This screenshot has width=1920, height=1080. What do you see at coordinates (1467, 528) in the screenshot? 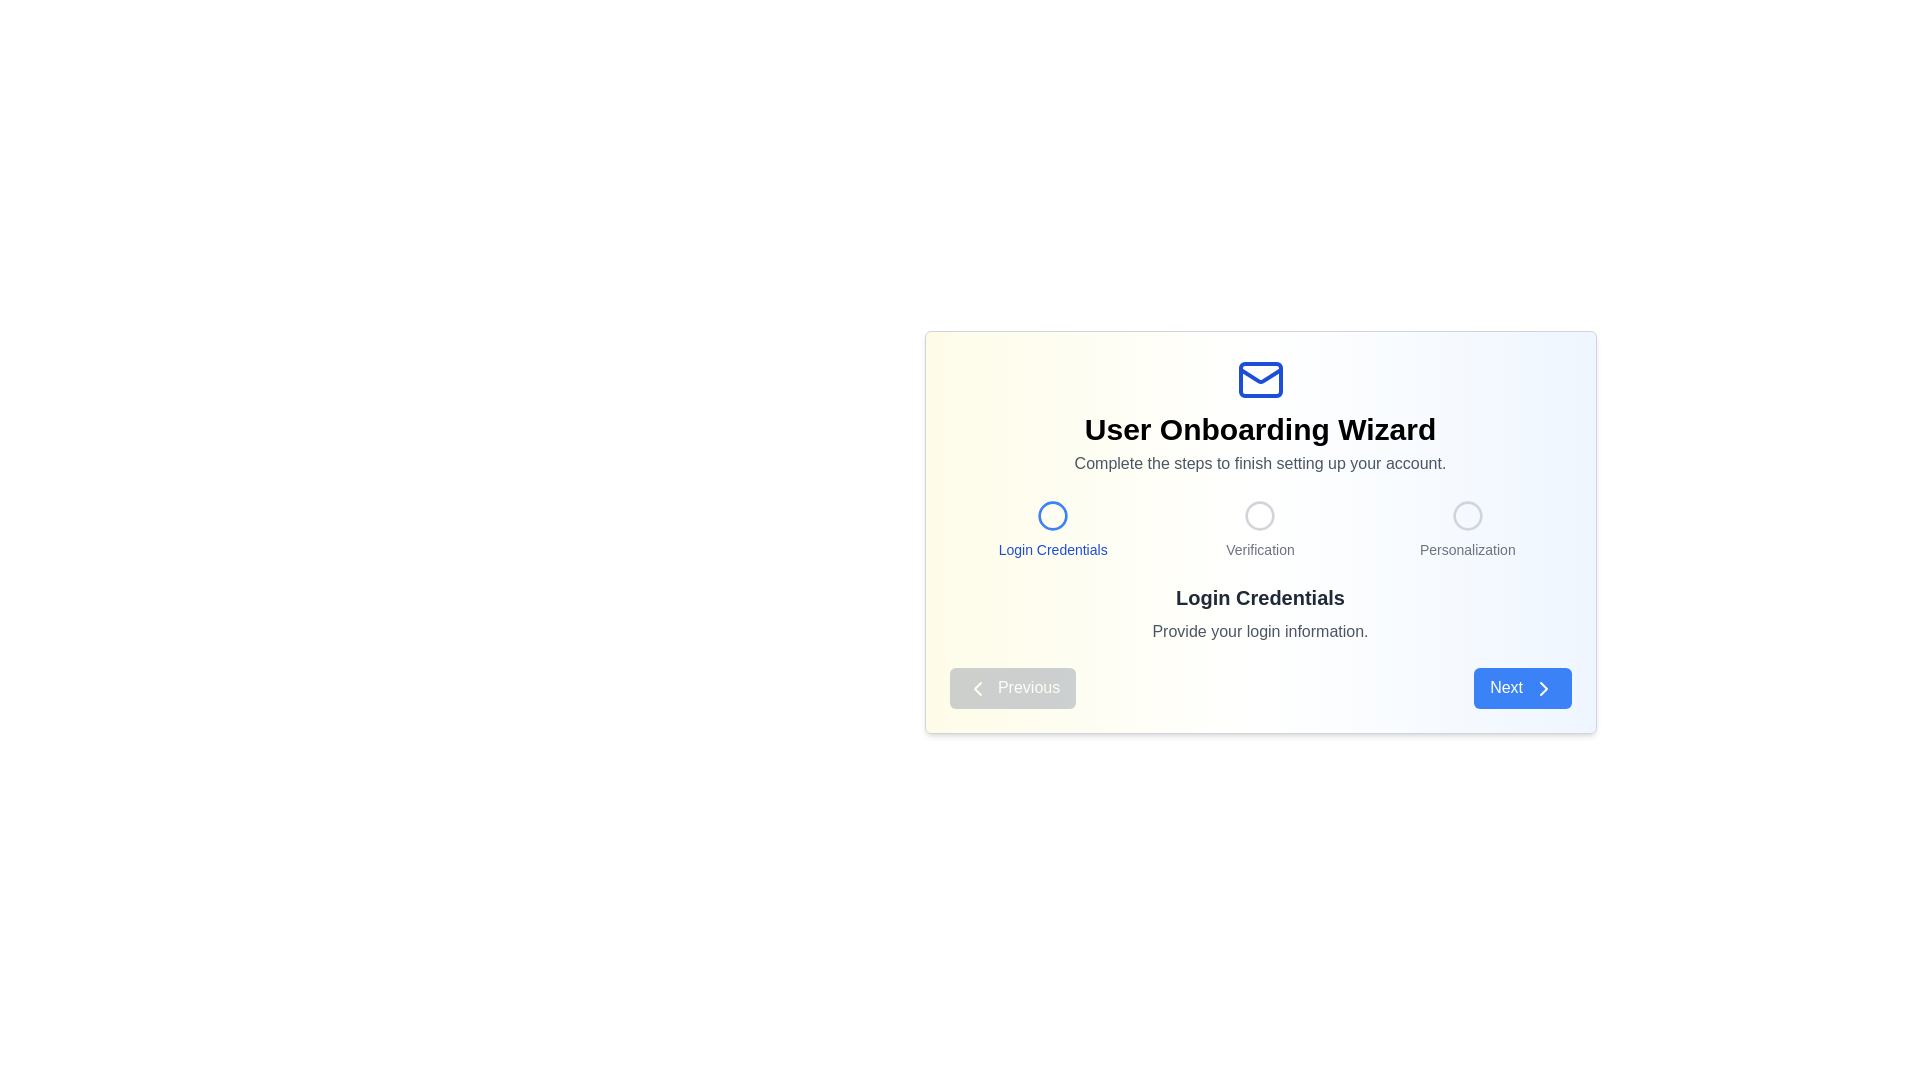
I see `the 'Personalization' step indicator, which is the third step in a multi-step wizard` at bounding box center [1467, 528].